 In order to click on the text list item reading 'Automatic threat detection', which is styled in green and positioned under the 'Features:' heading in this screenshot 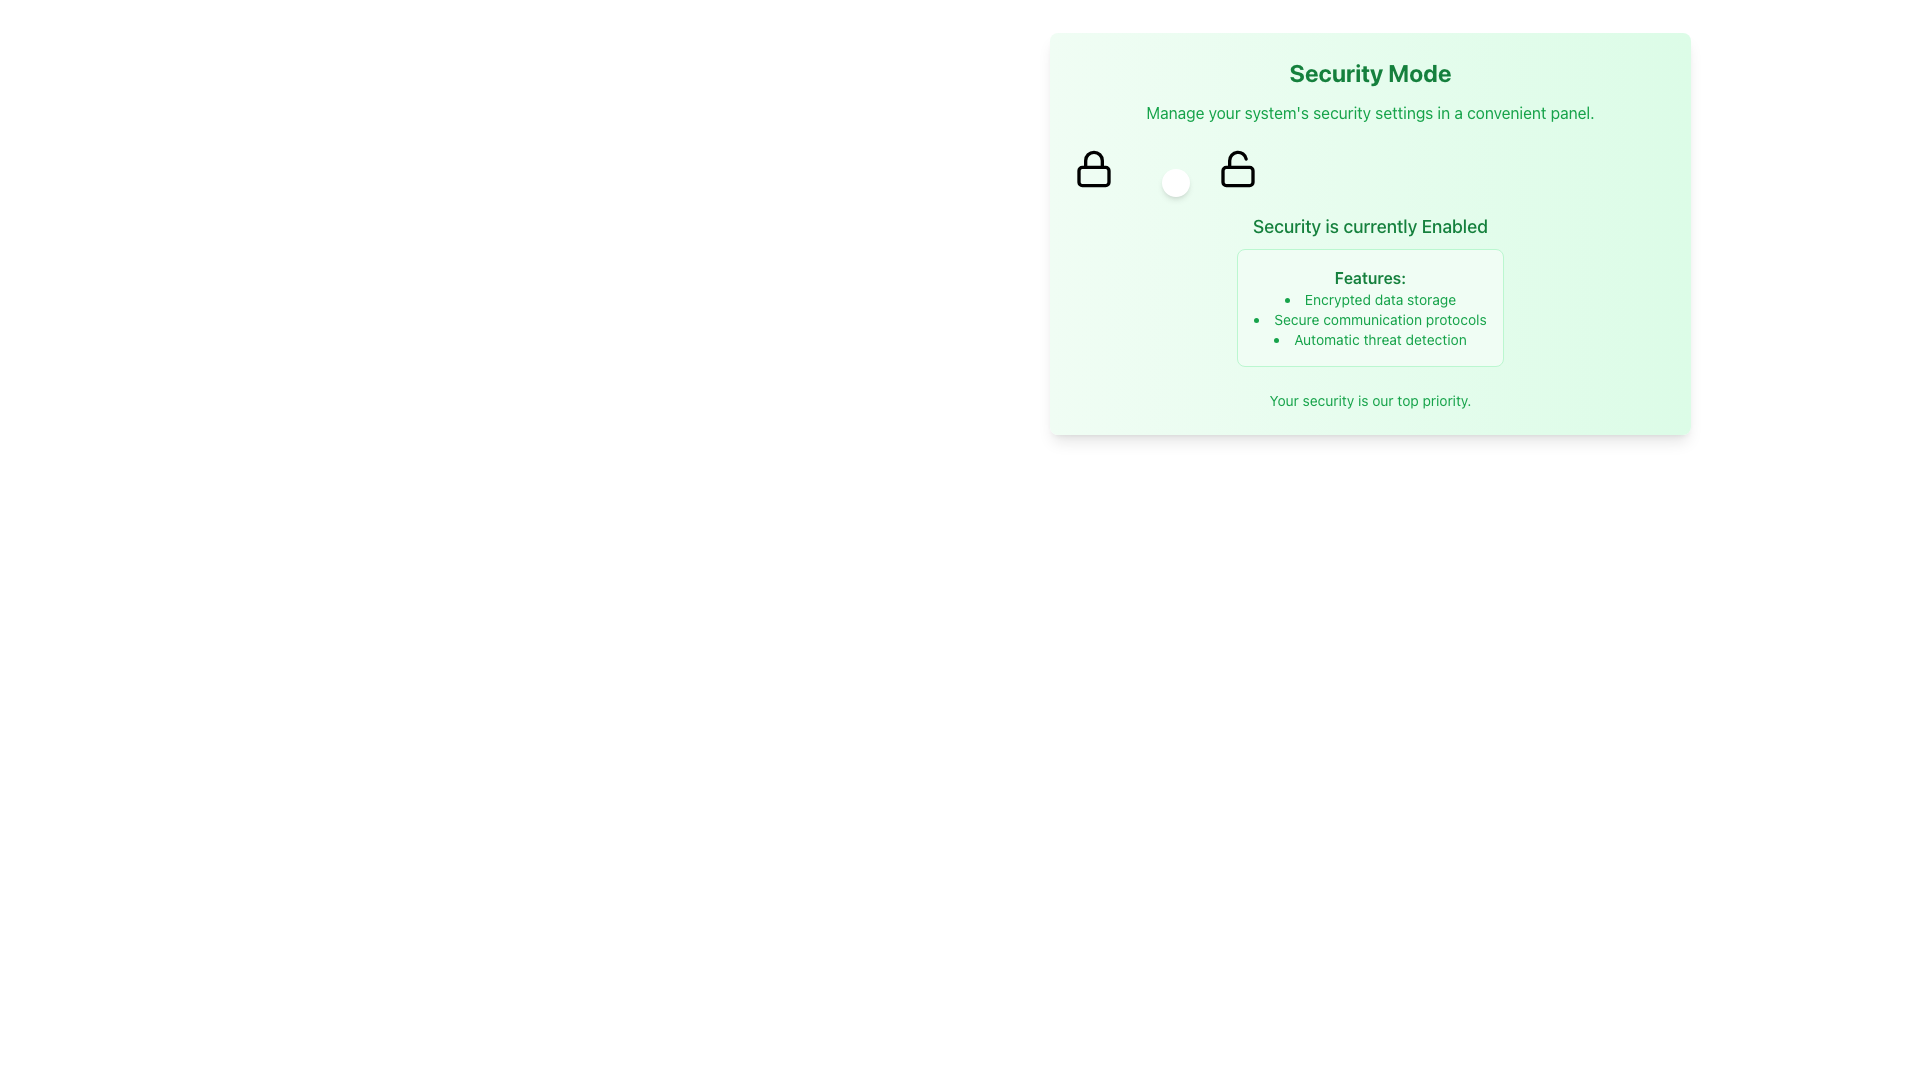, I will do `click(1369, 338)`.